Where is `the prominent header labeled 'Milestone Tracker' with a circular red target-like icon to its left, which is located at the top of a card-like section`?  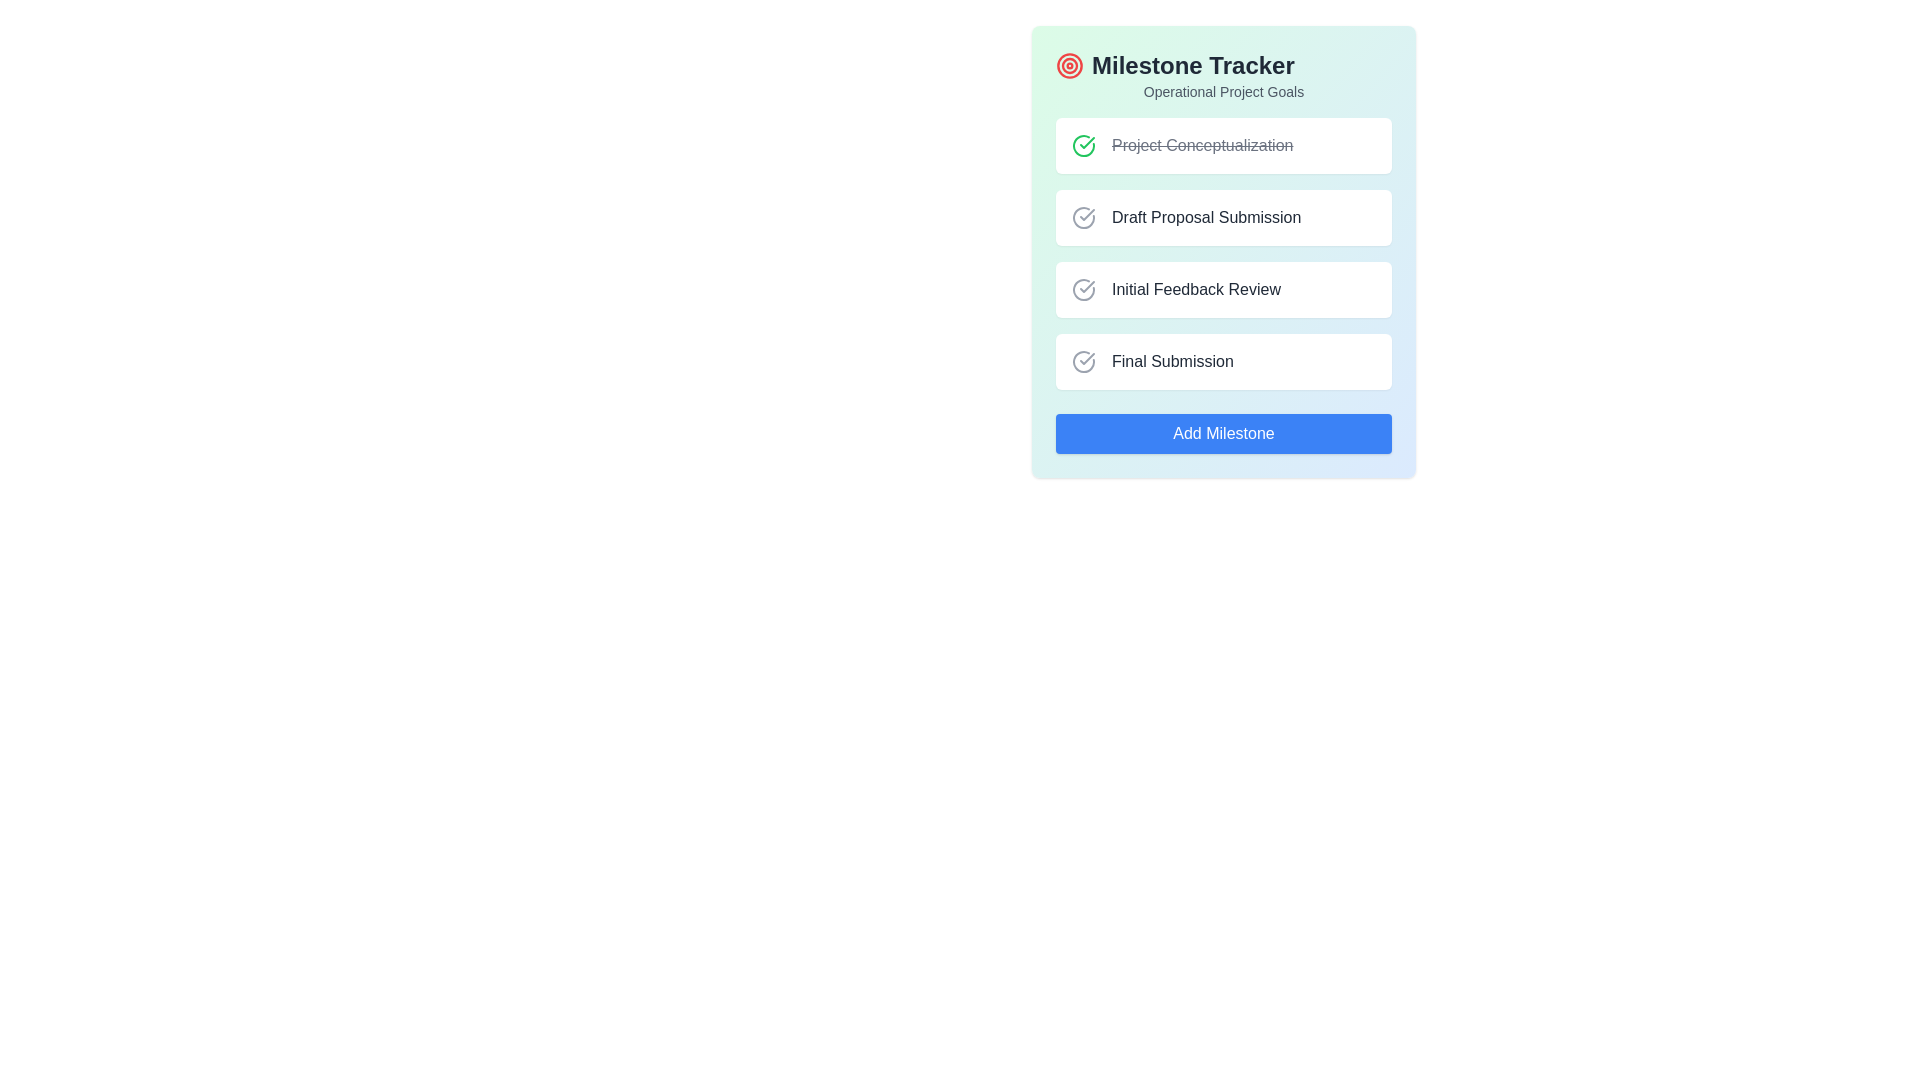
the prominent header labeled 'Milestone Tracker' with a circular red target-like icon to its left, which is located at the top of a card-like section is located at coordinates (1223, 64).